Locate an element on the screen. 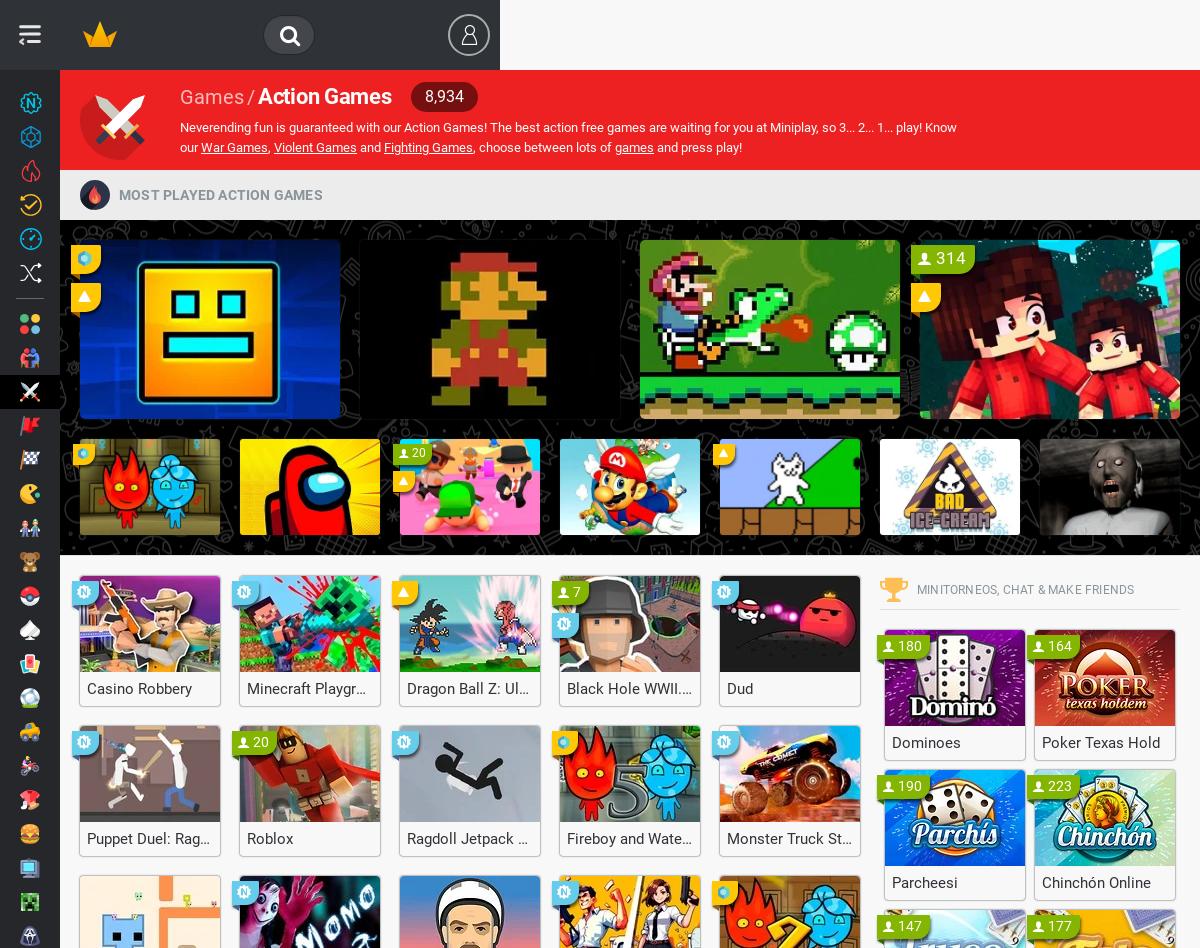 This screenshot has width=1200, height=948. ',' is located at coordinates (269, 146).